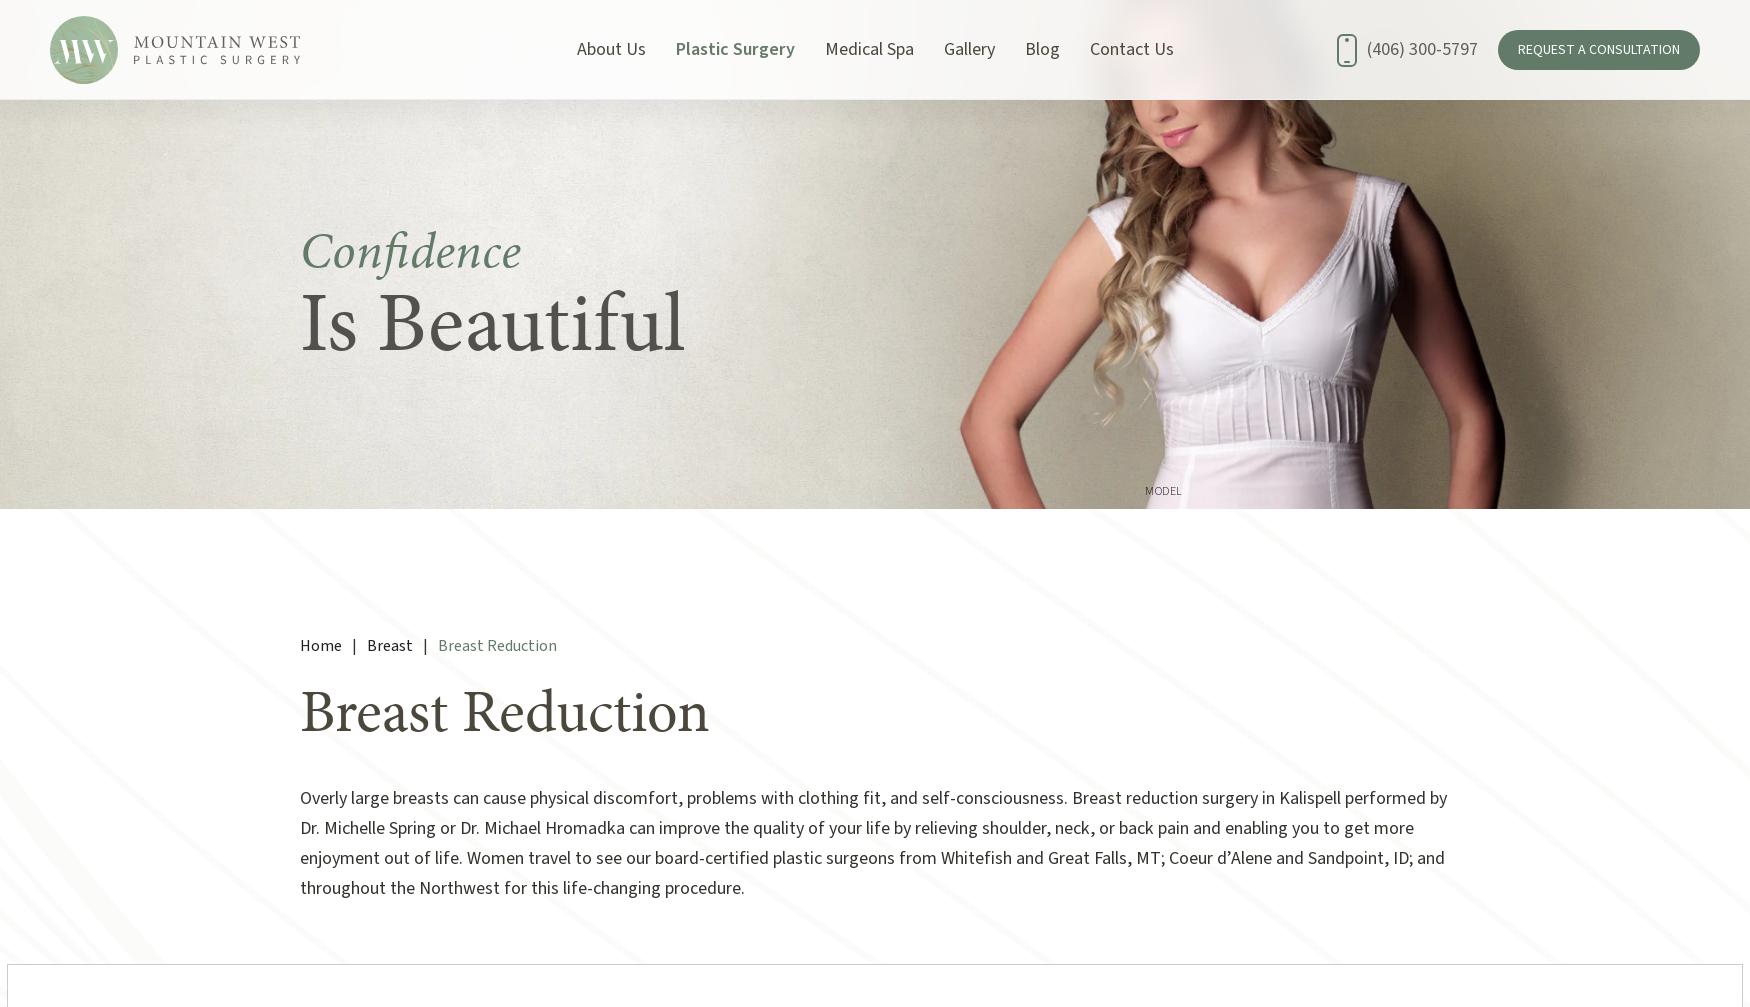  I want to click on 'Plastic Surgery', so click(734, 49).